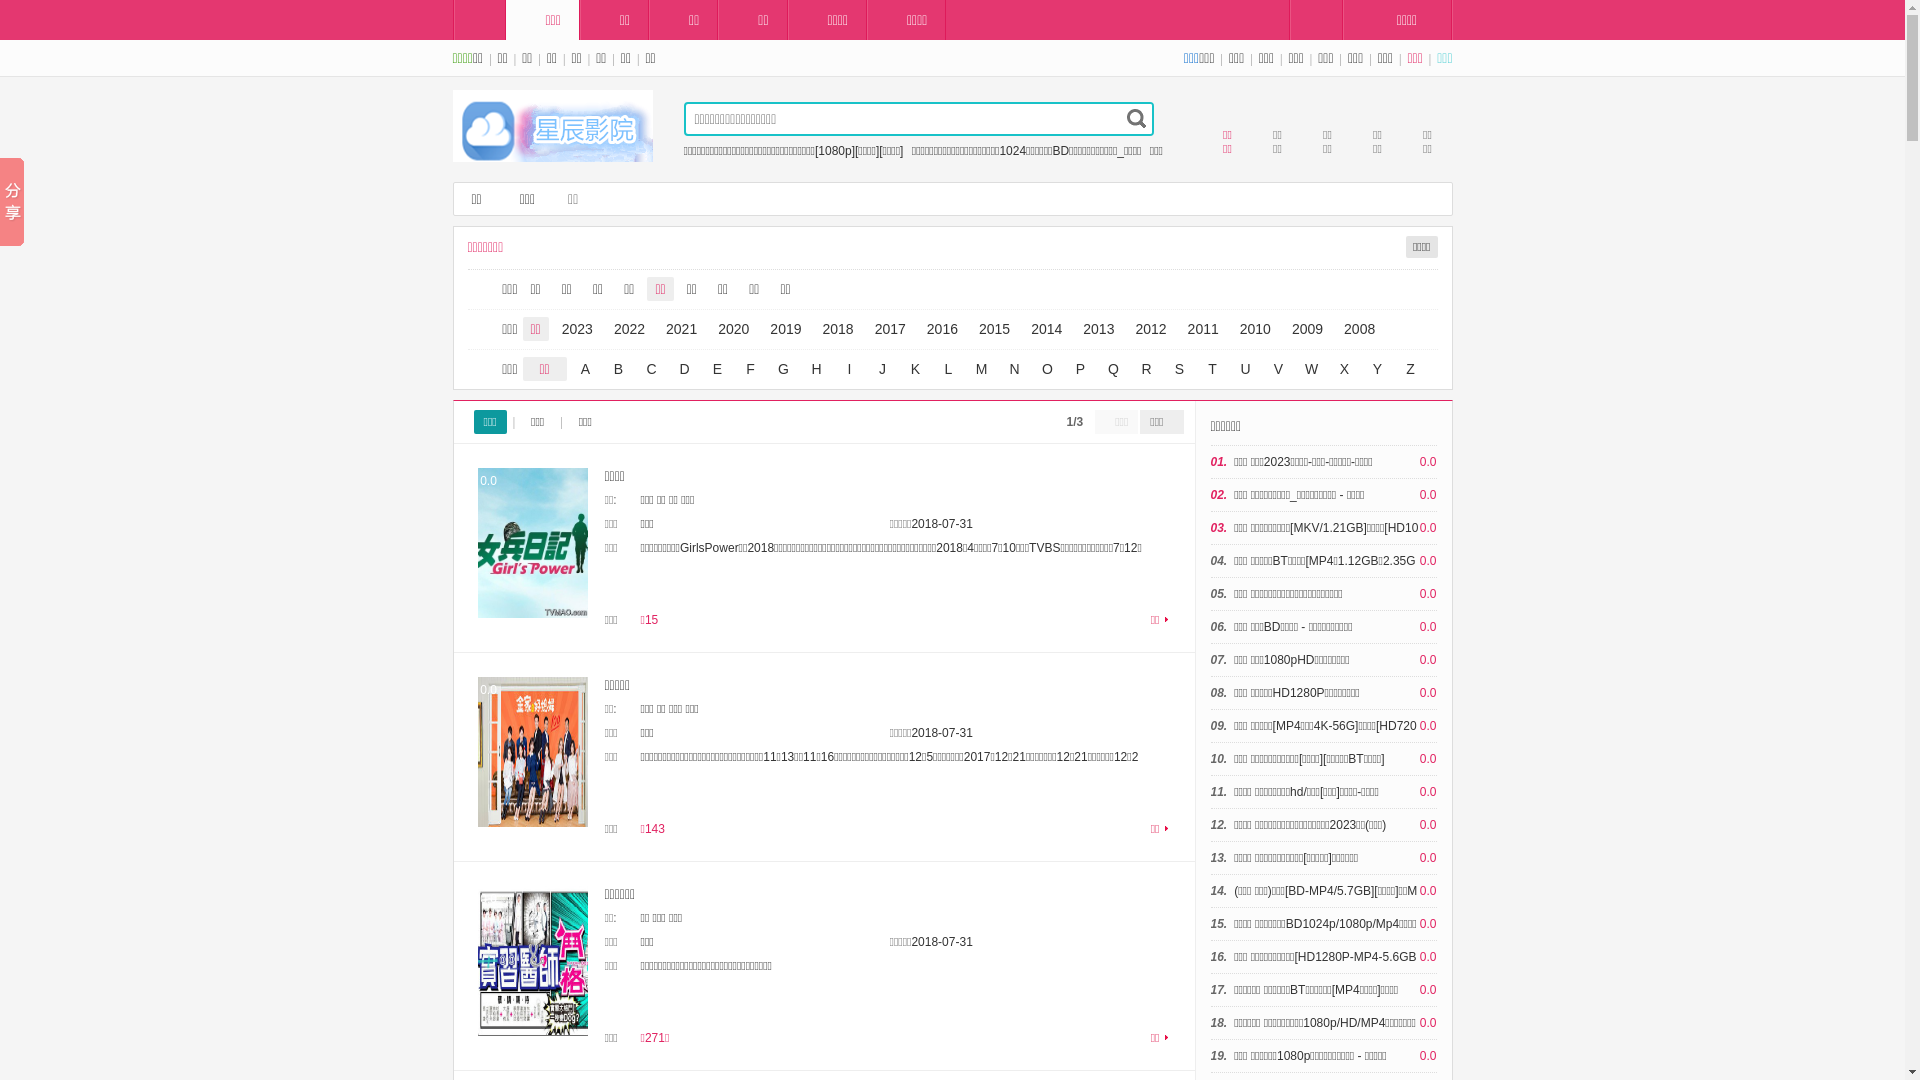  What do you see at coordinates (1045, 327) in the screenshot?
I see `'2014'` at bounding box center [1045, 327].